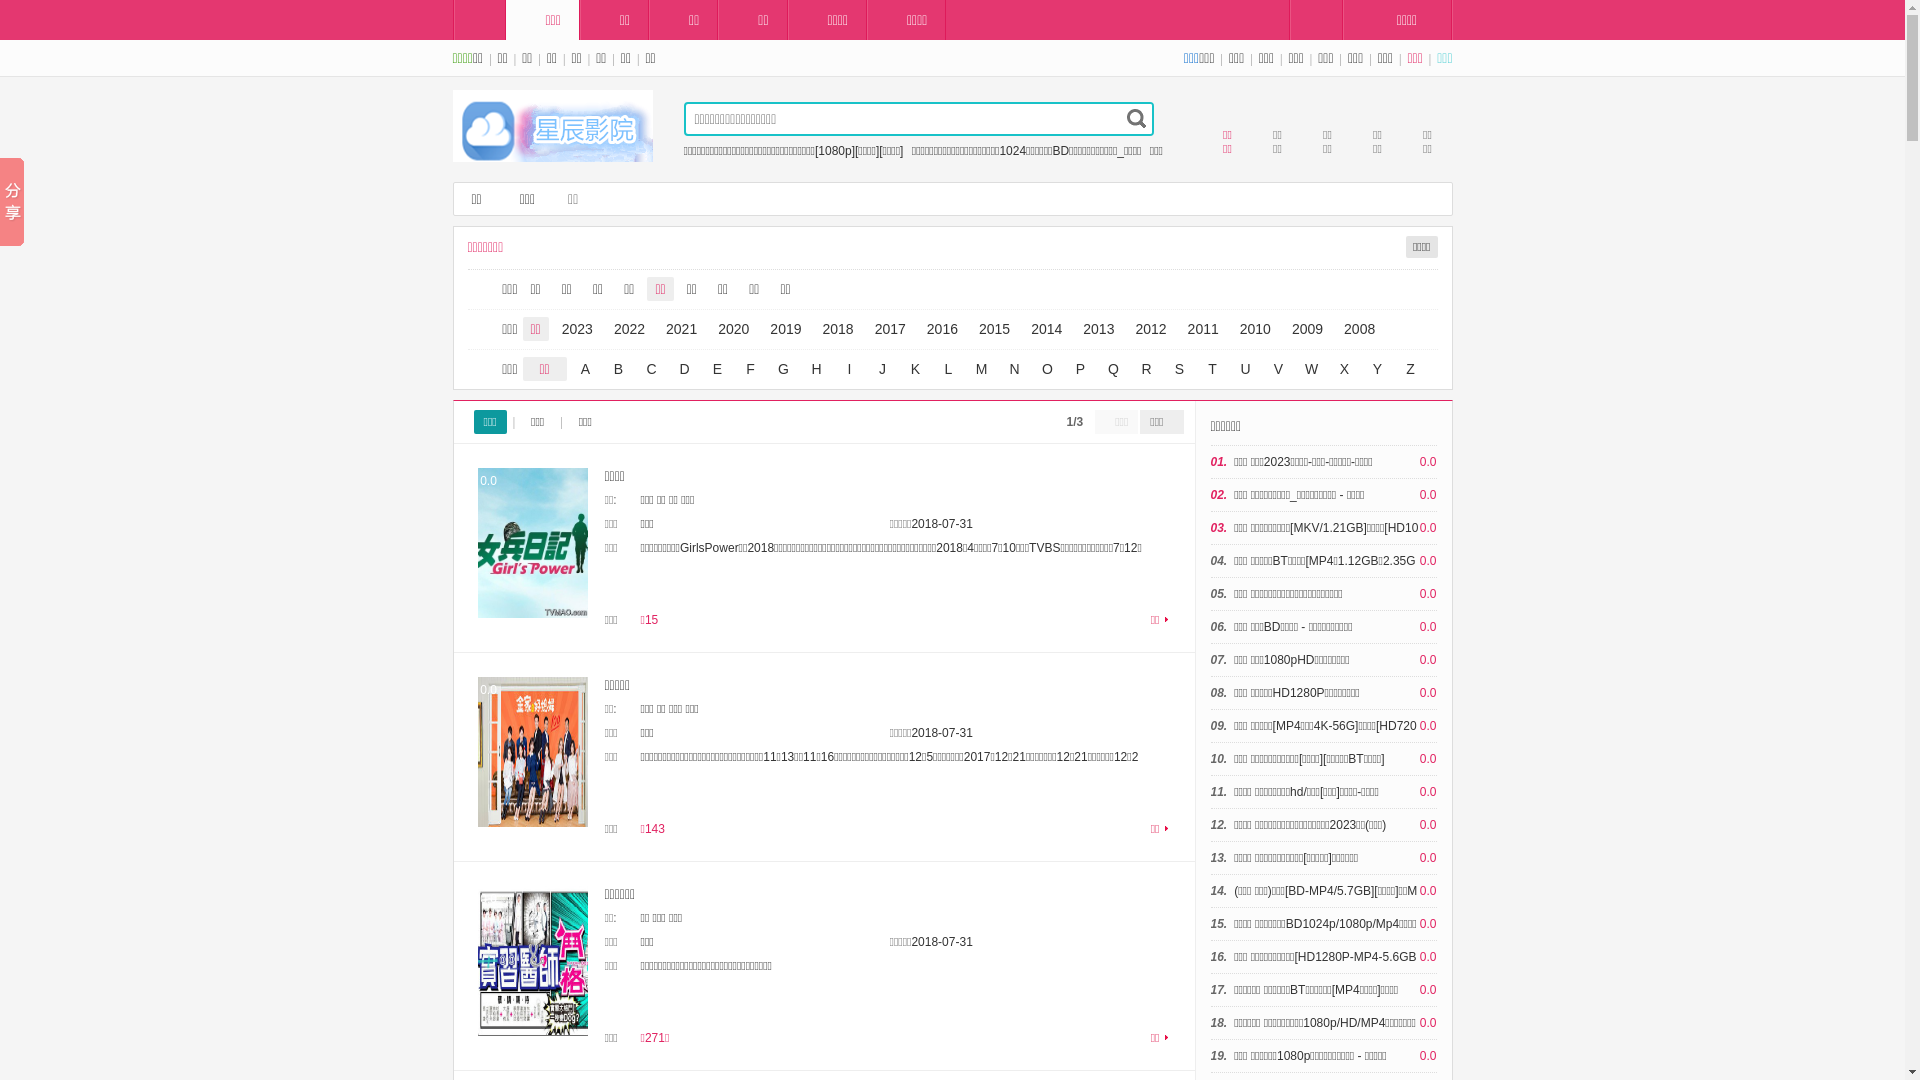  What do you see at coordinates (1045, 327) in the screenshot?
I see `'2014'` at bounding box center [1045, 327].